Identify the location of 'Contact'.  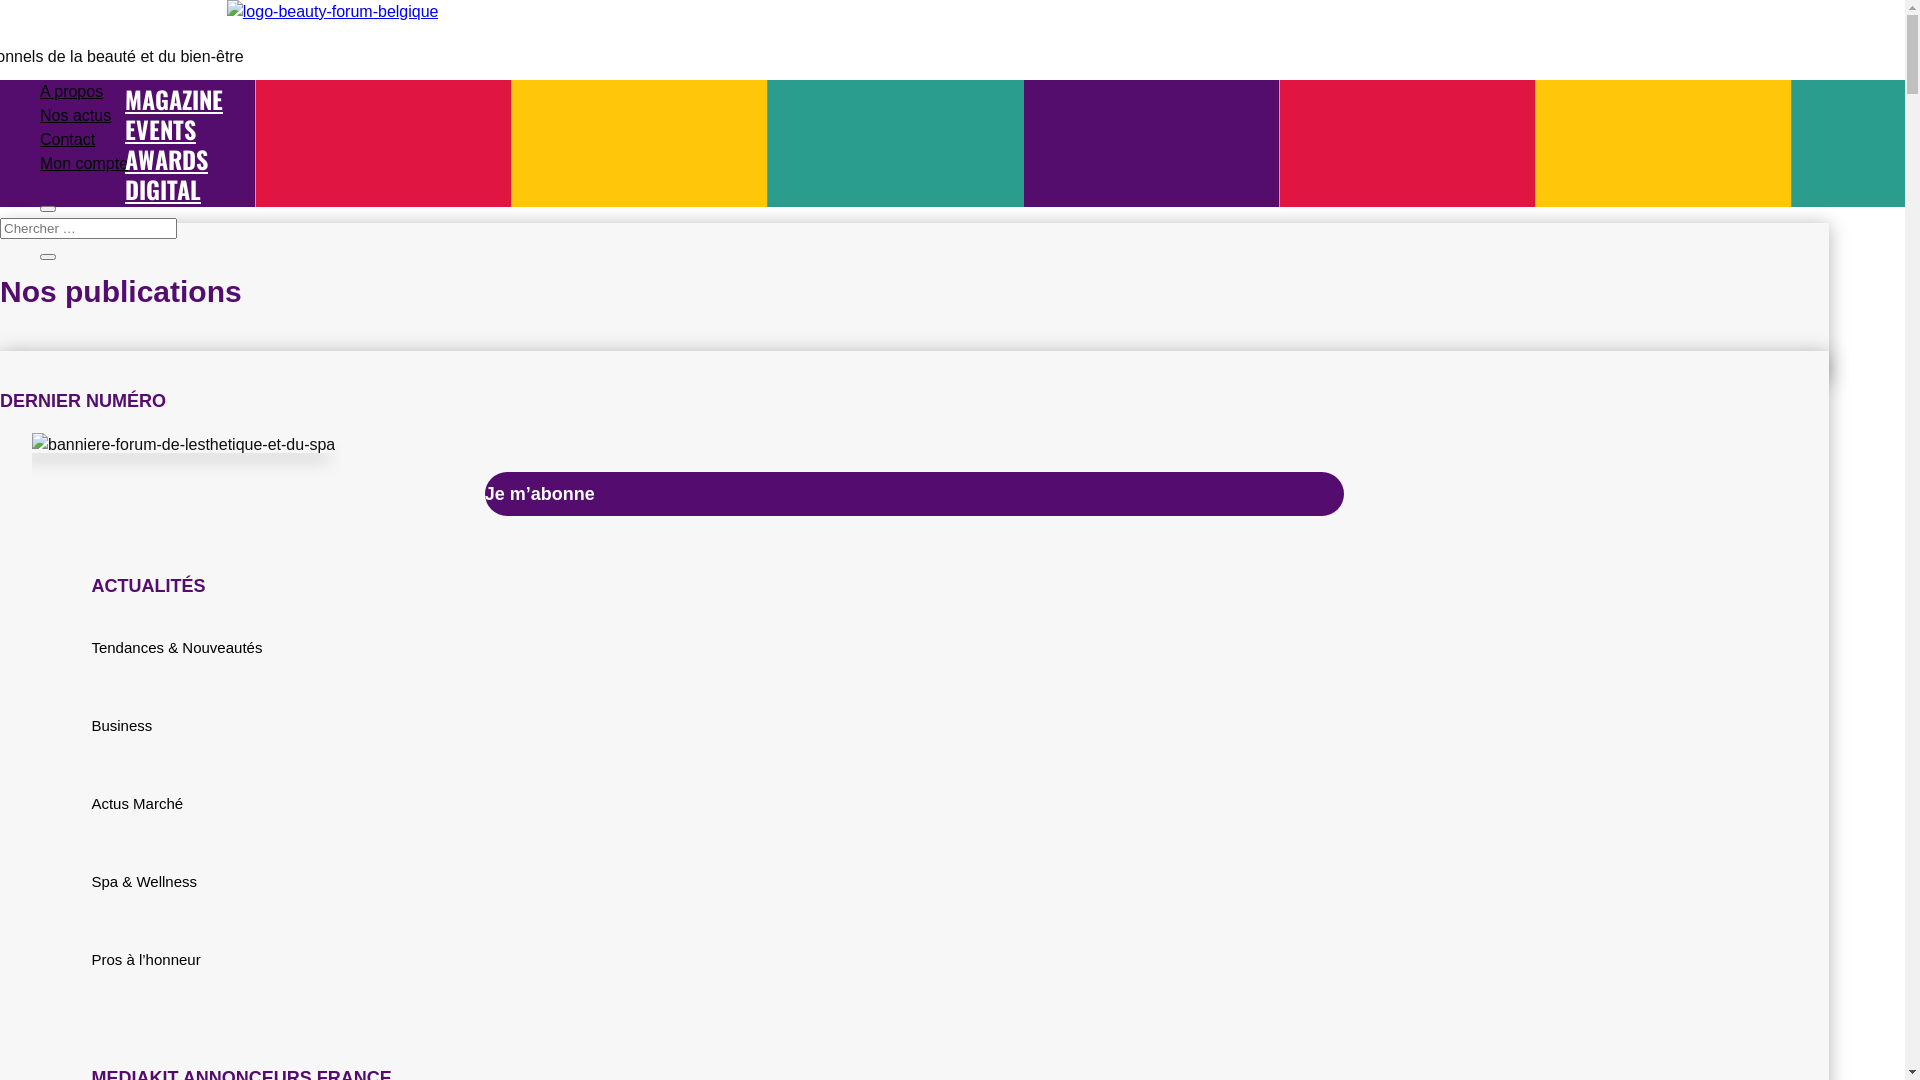
(39, 138).